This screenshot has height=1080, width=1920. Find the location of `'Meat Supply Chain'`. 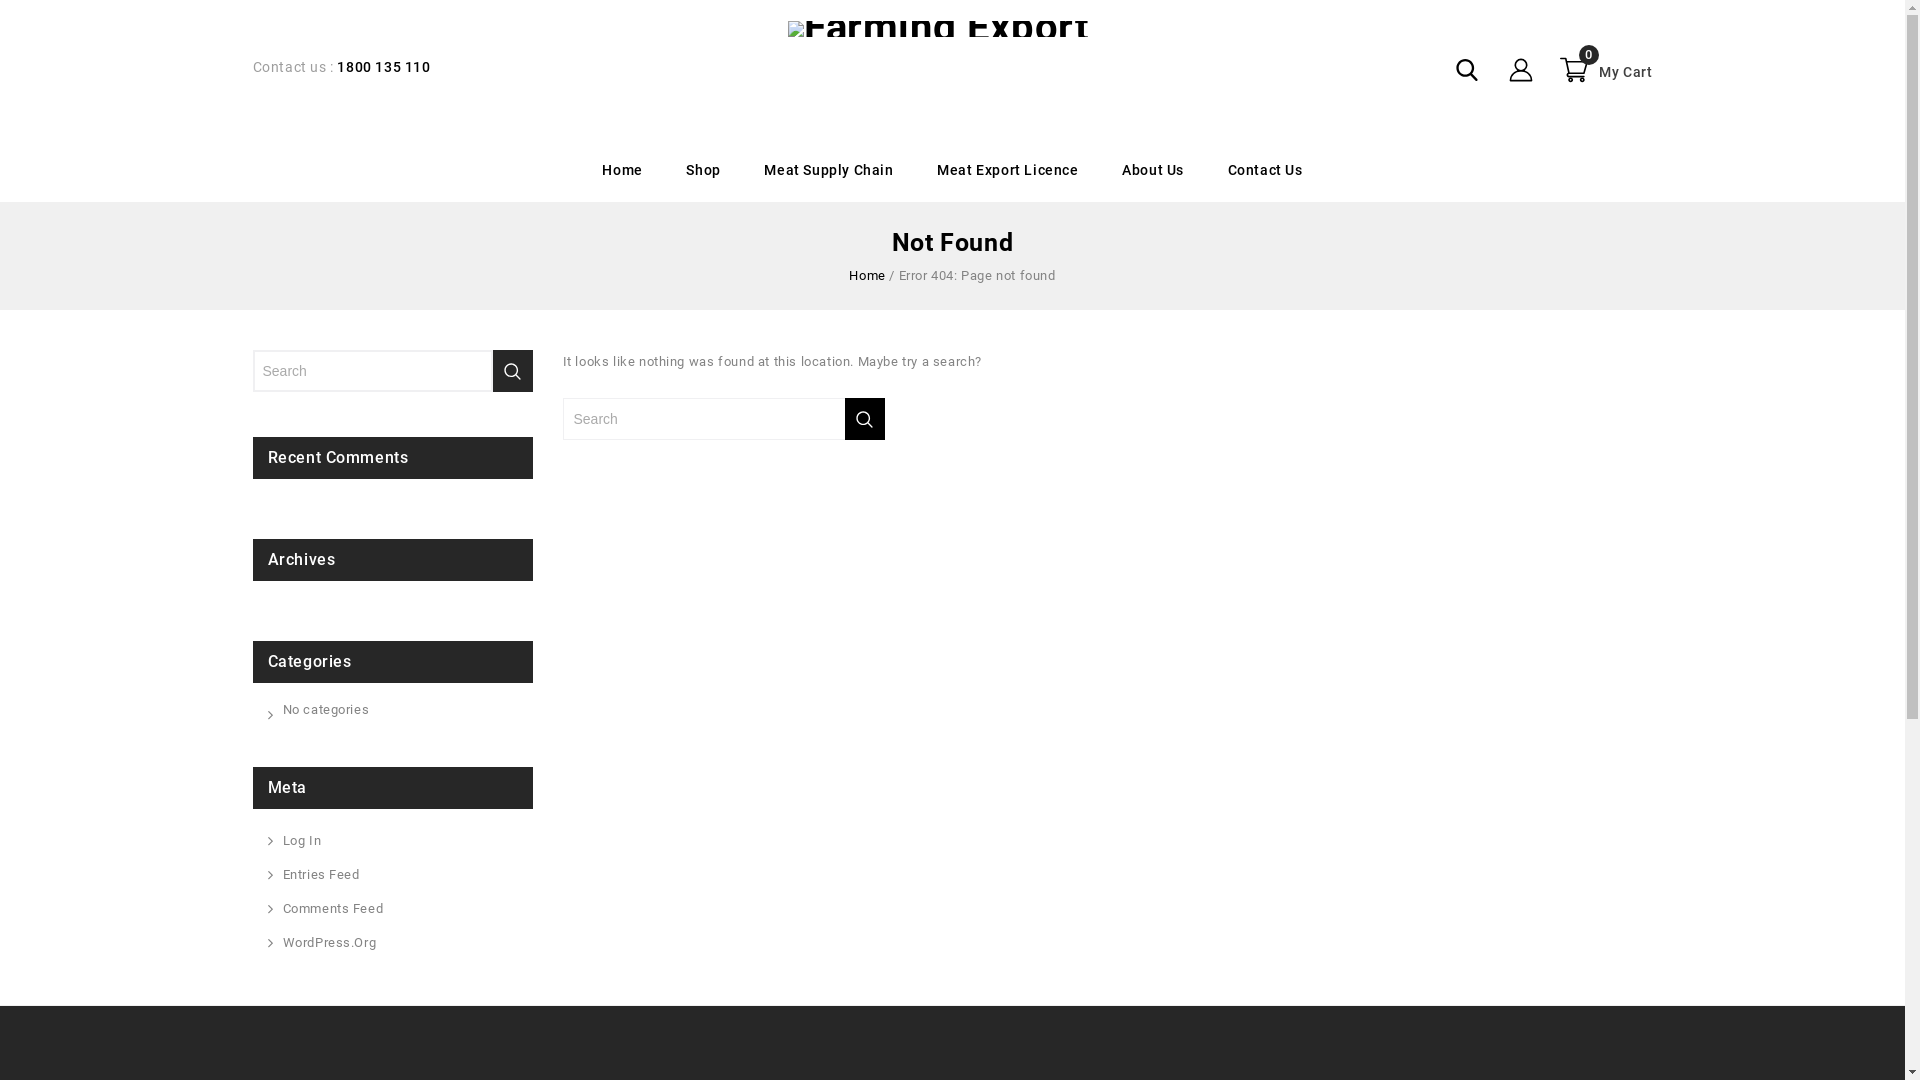

'Meat Supply Chain' is located at coordinates (828, 169).